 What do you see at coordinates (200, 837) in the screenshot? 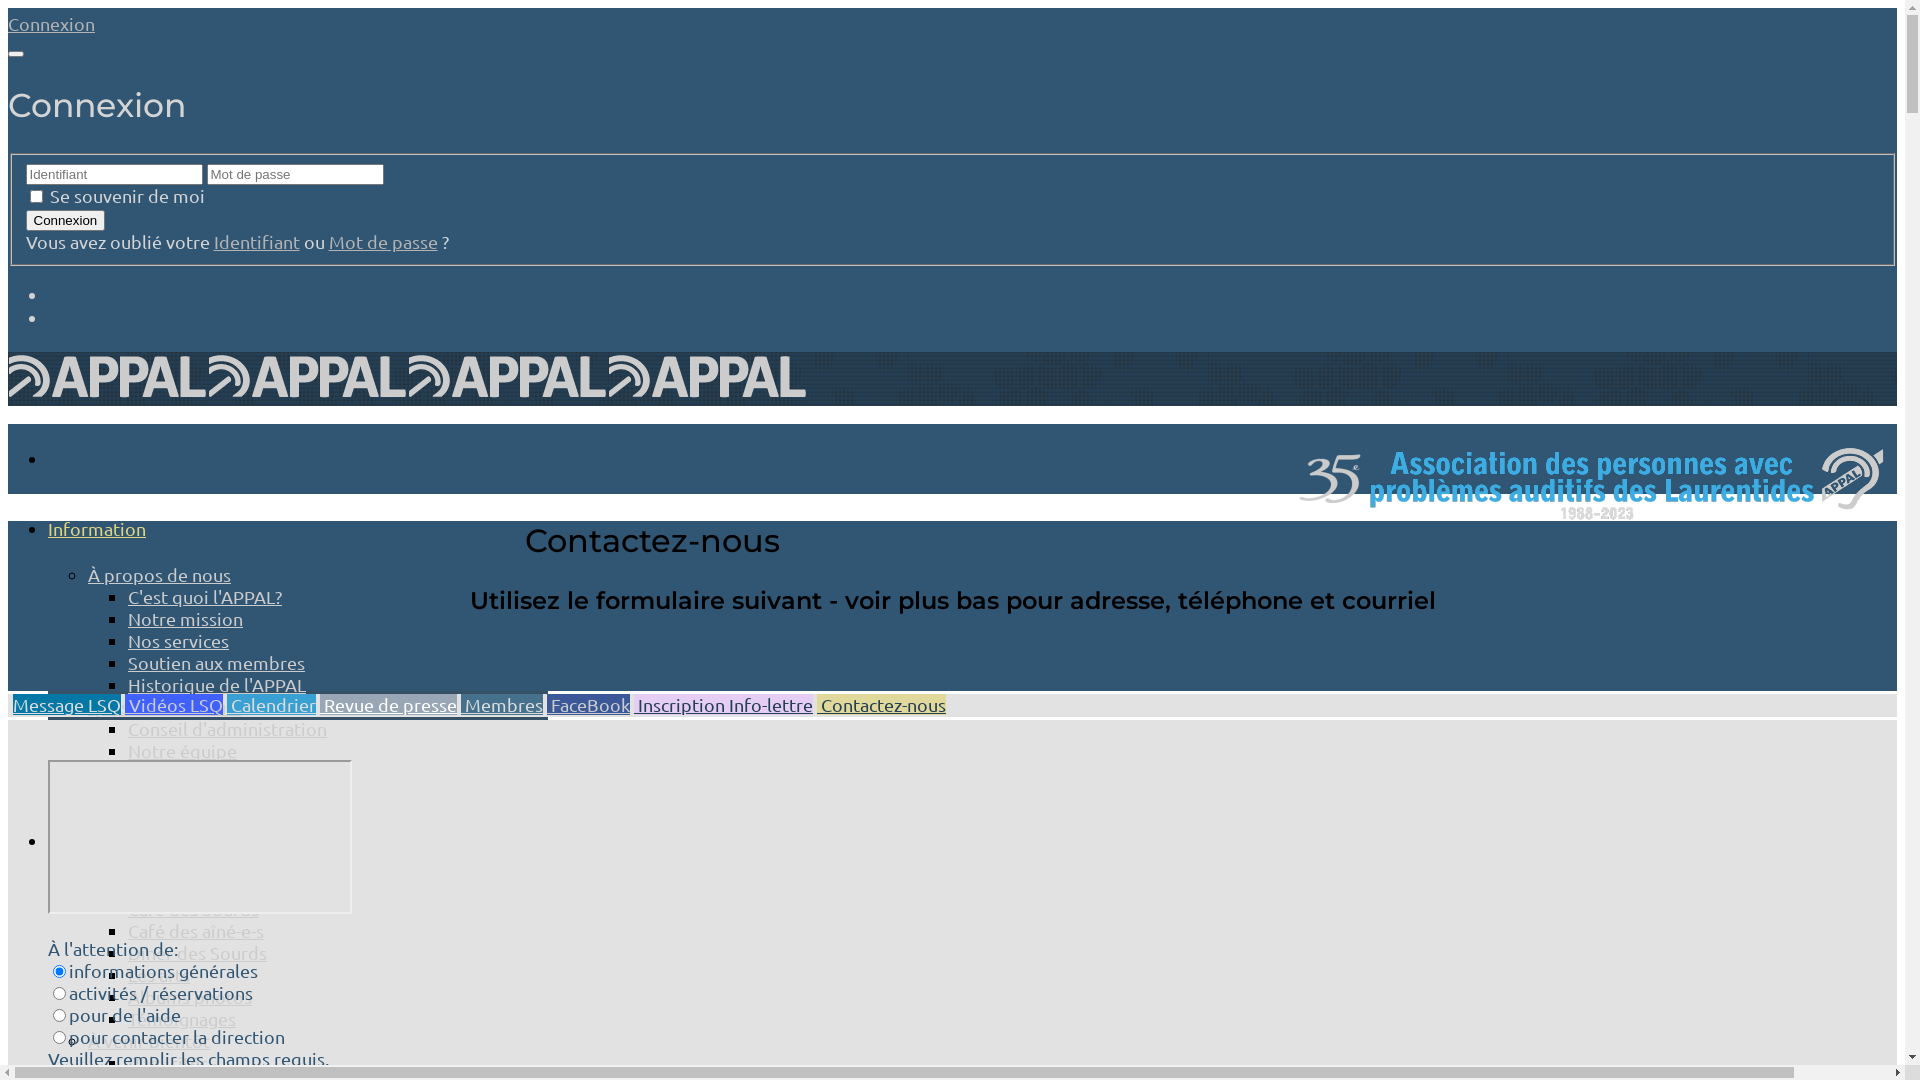
I see `'YouTube video player'` at bounding box center [200, 837].